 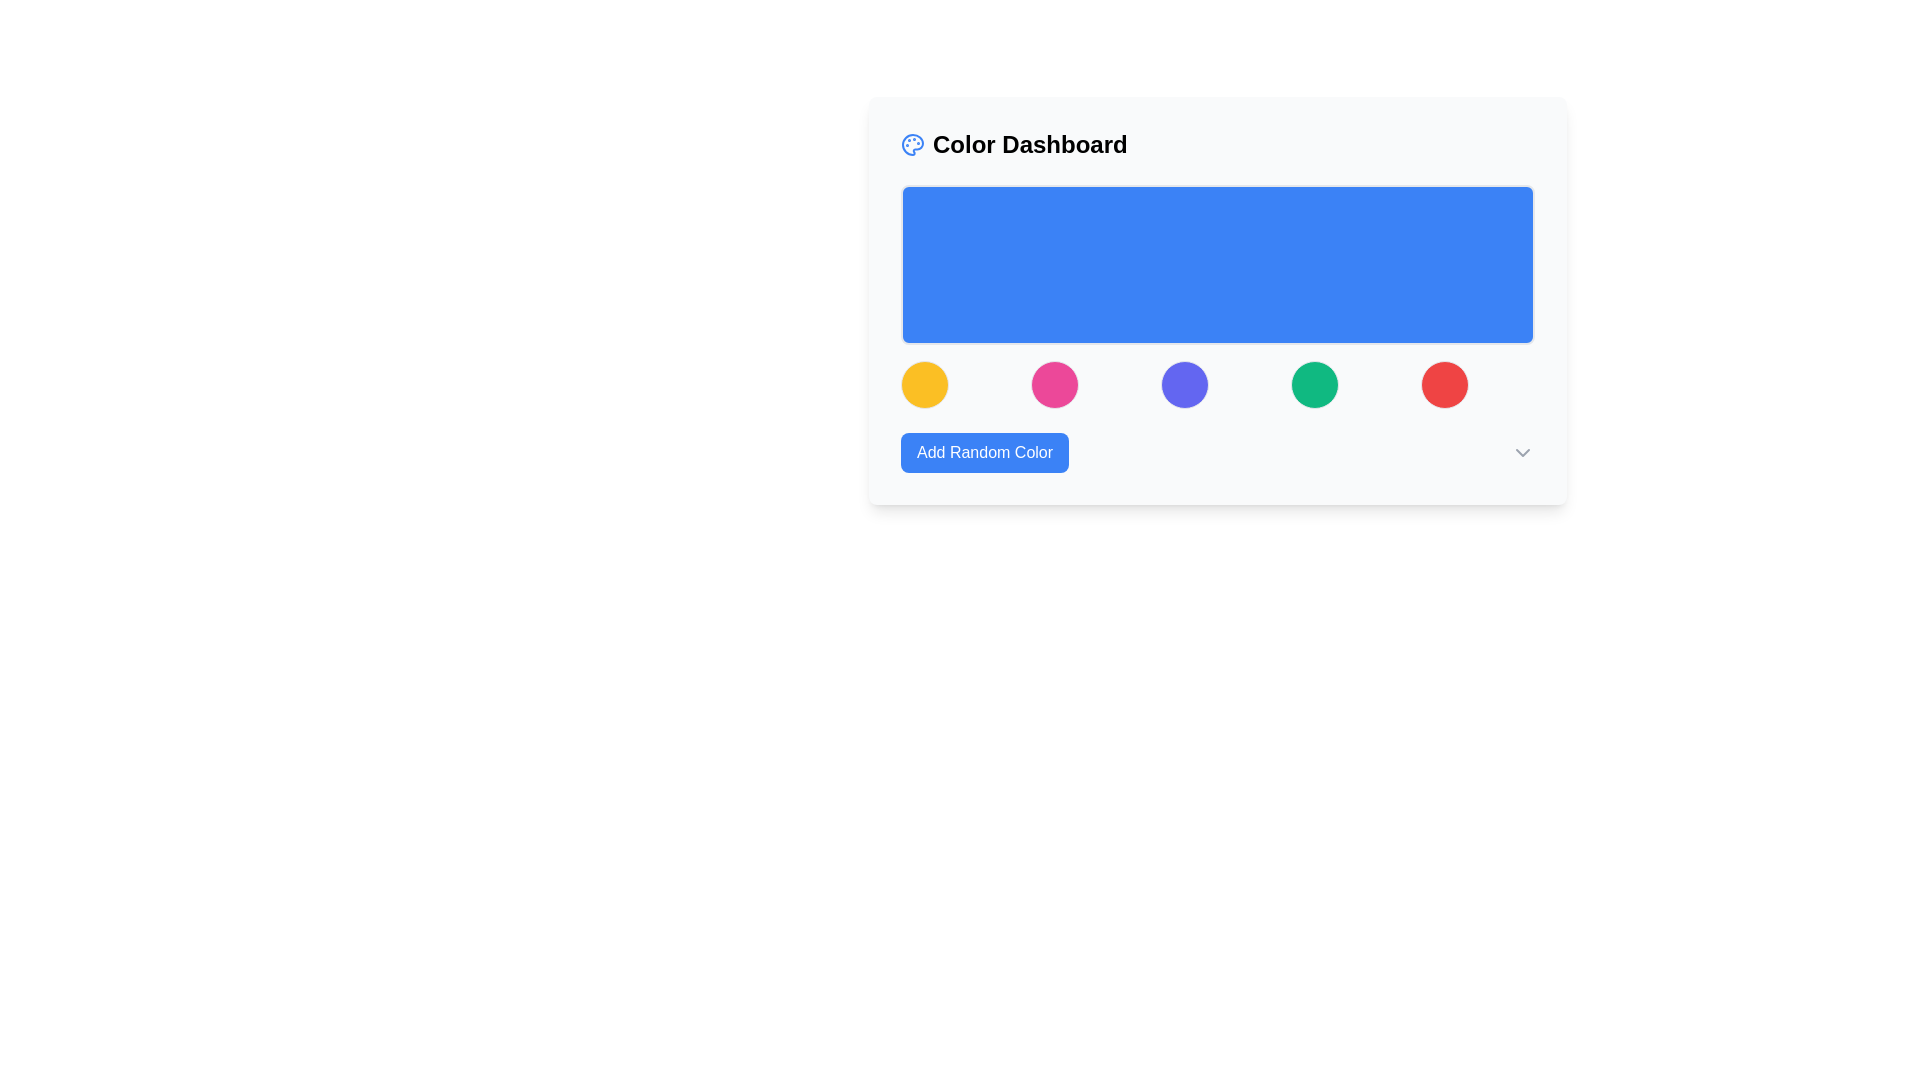 I want to click on the circular button with a vivid blue background, which is the third in a row of five equally spaced circles, so click(x=1185, y=385).